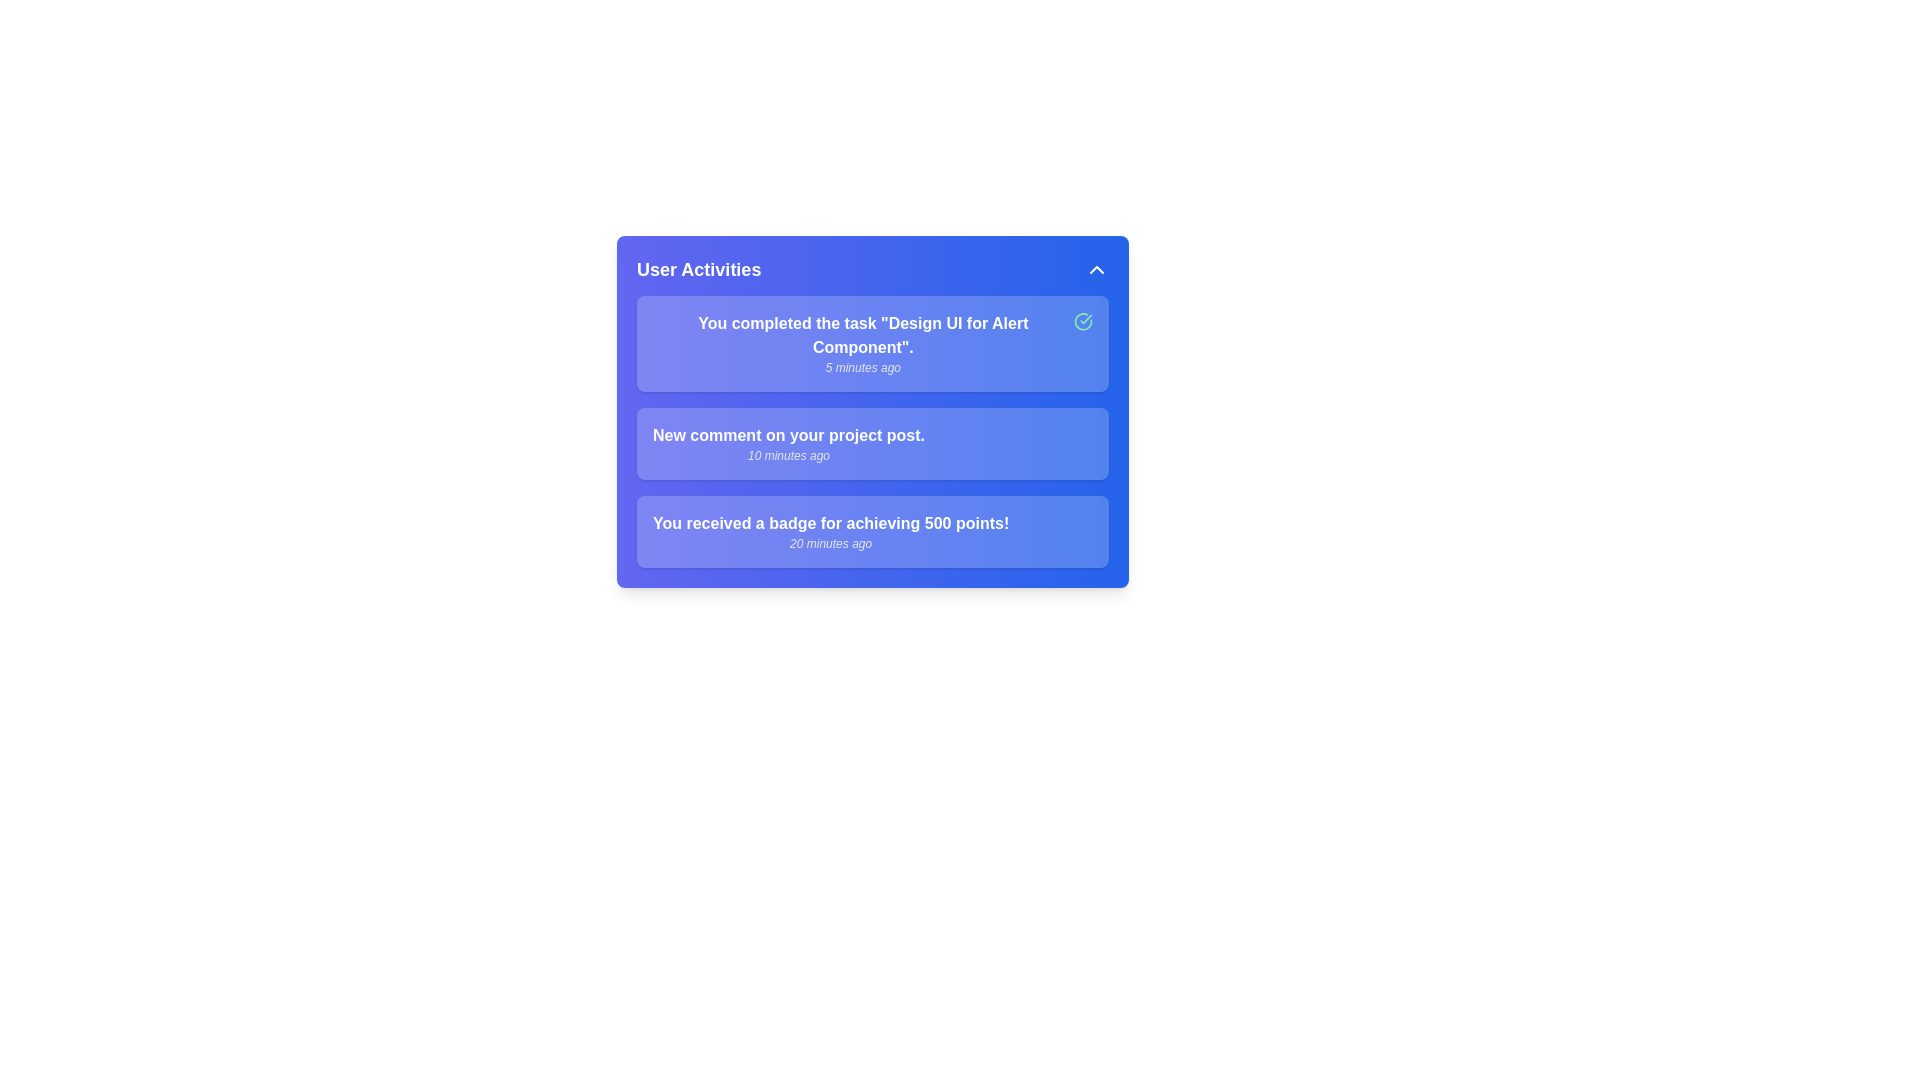 Image resolution: width=1920 pixels, height=1080 pixels. What do you see at coordinates (873, 531) in the screenshot?
I see `the Notification card located at the bottom of the 'User Activities' panel, which displays a congratulatory message and a timestamp` at bounding box center [873, 531].